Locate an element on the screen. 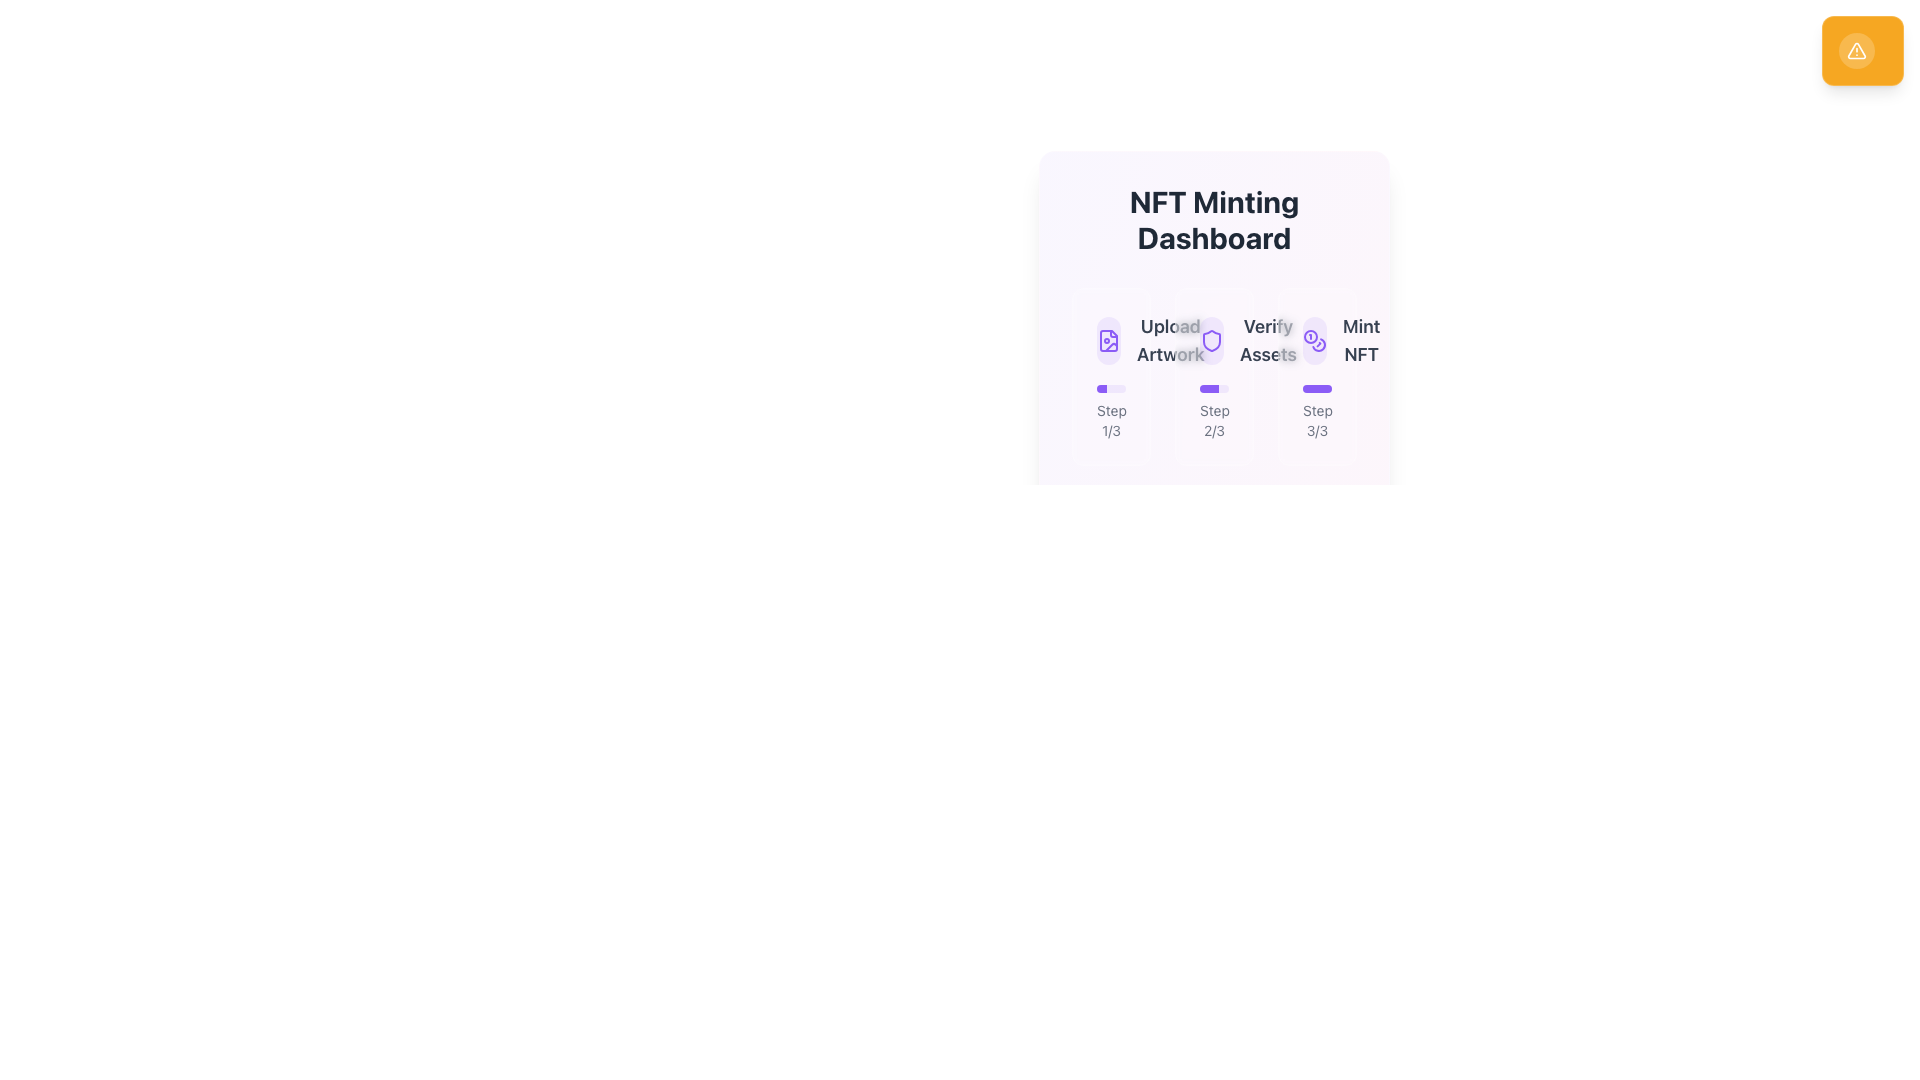 Image resolution: width=1920 pixels, height=1080 pixels. the styling of the shield-like SVG icon, which is part of the 'Verify Assets' step indicator in the NFT Minting Dashboard is located at coordinates (1210, 339).